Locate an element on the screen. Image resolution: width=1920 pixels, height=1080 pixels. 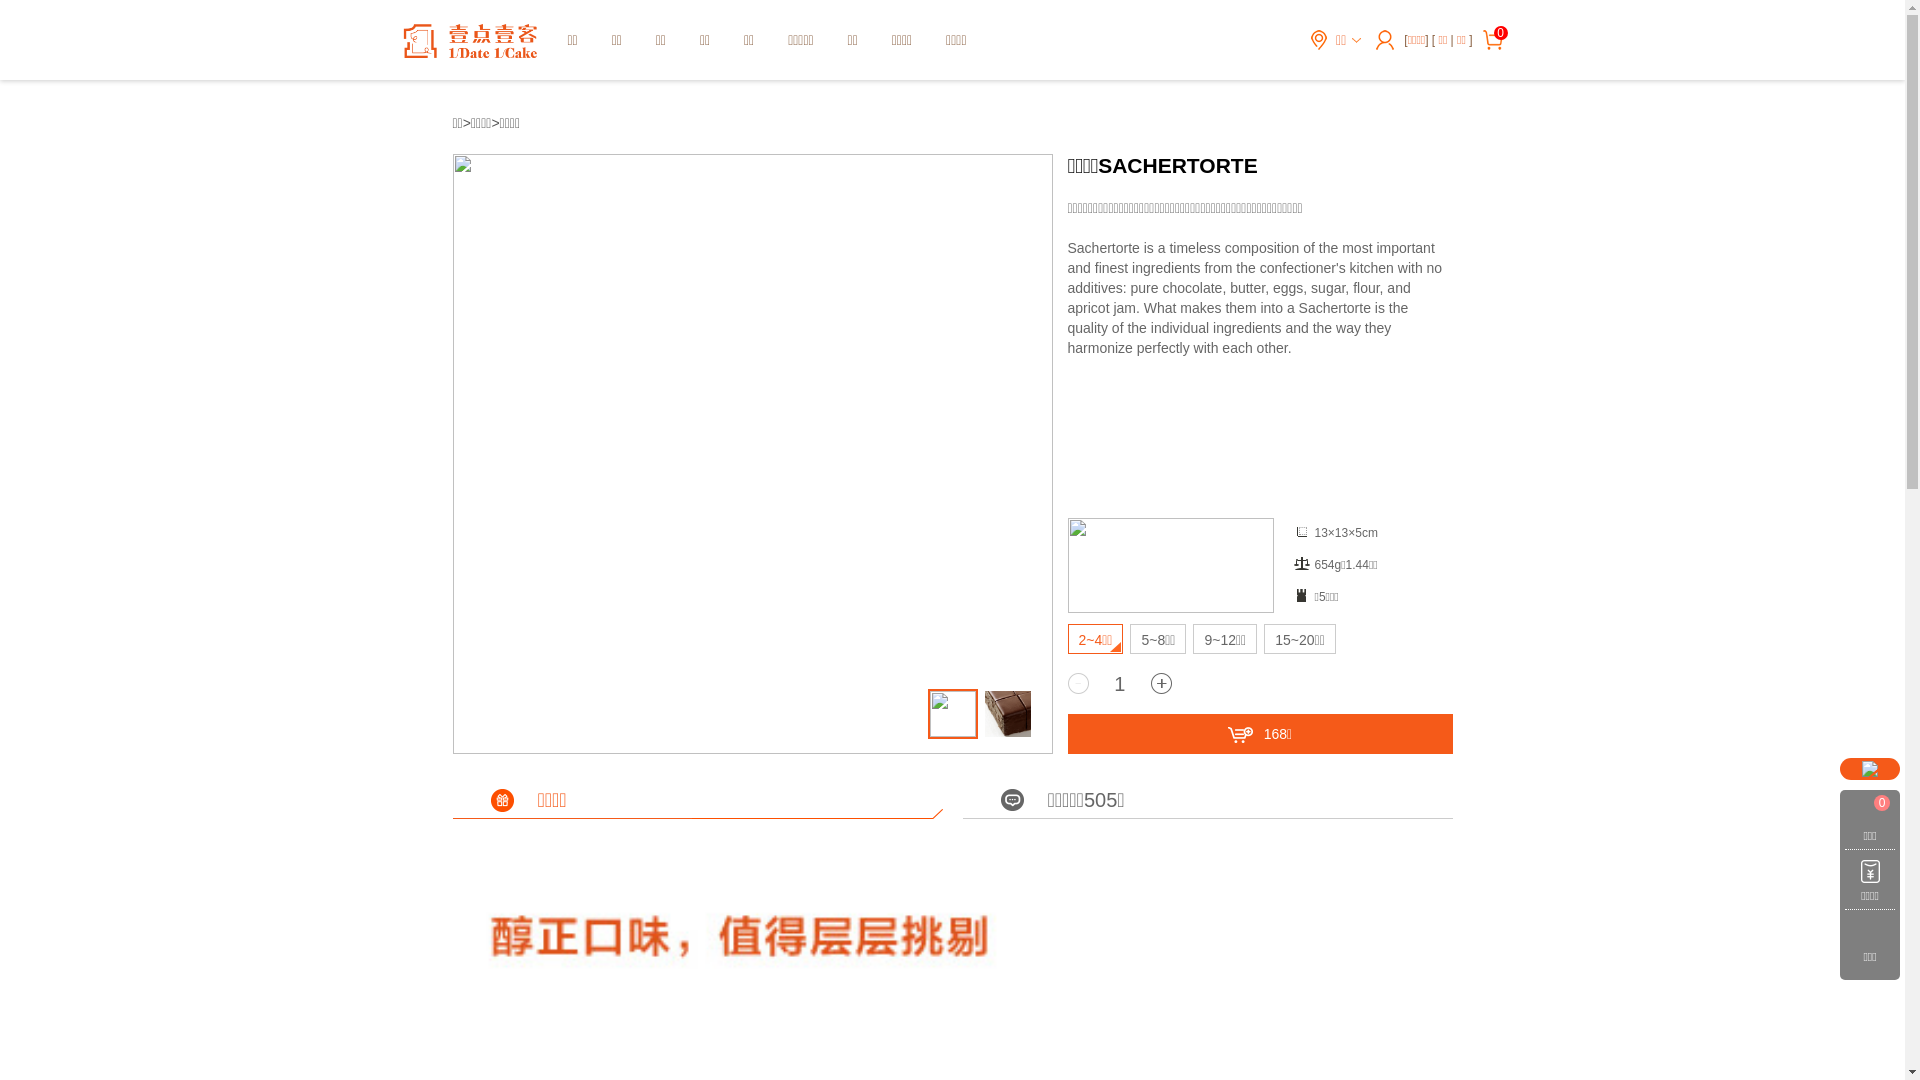
'0' is located at coordinates (1500, 33).